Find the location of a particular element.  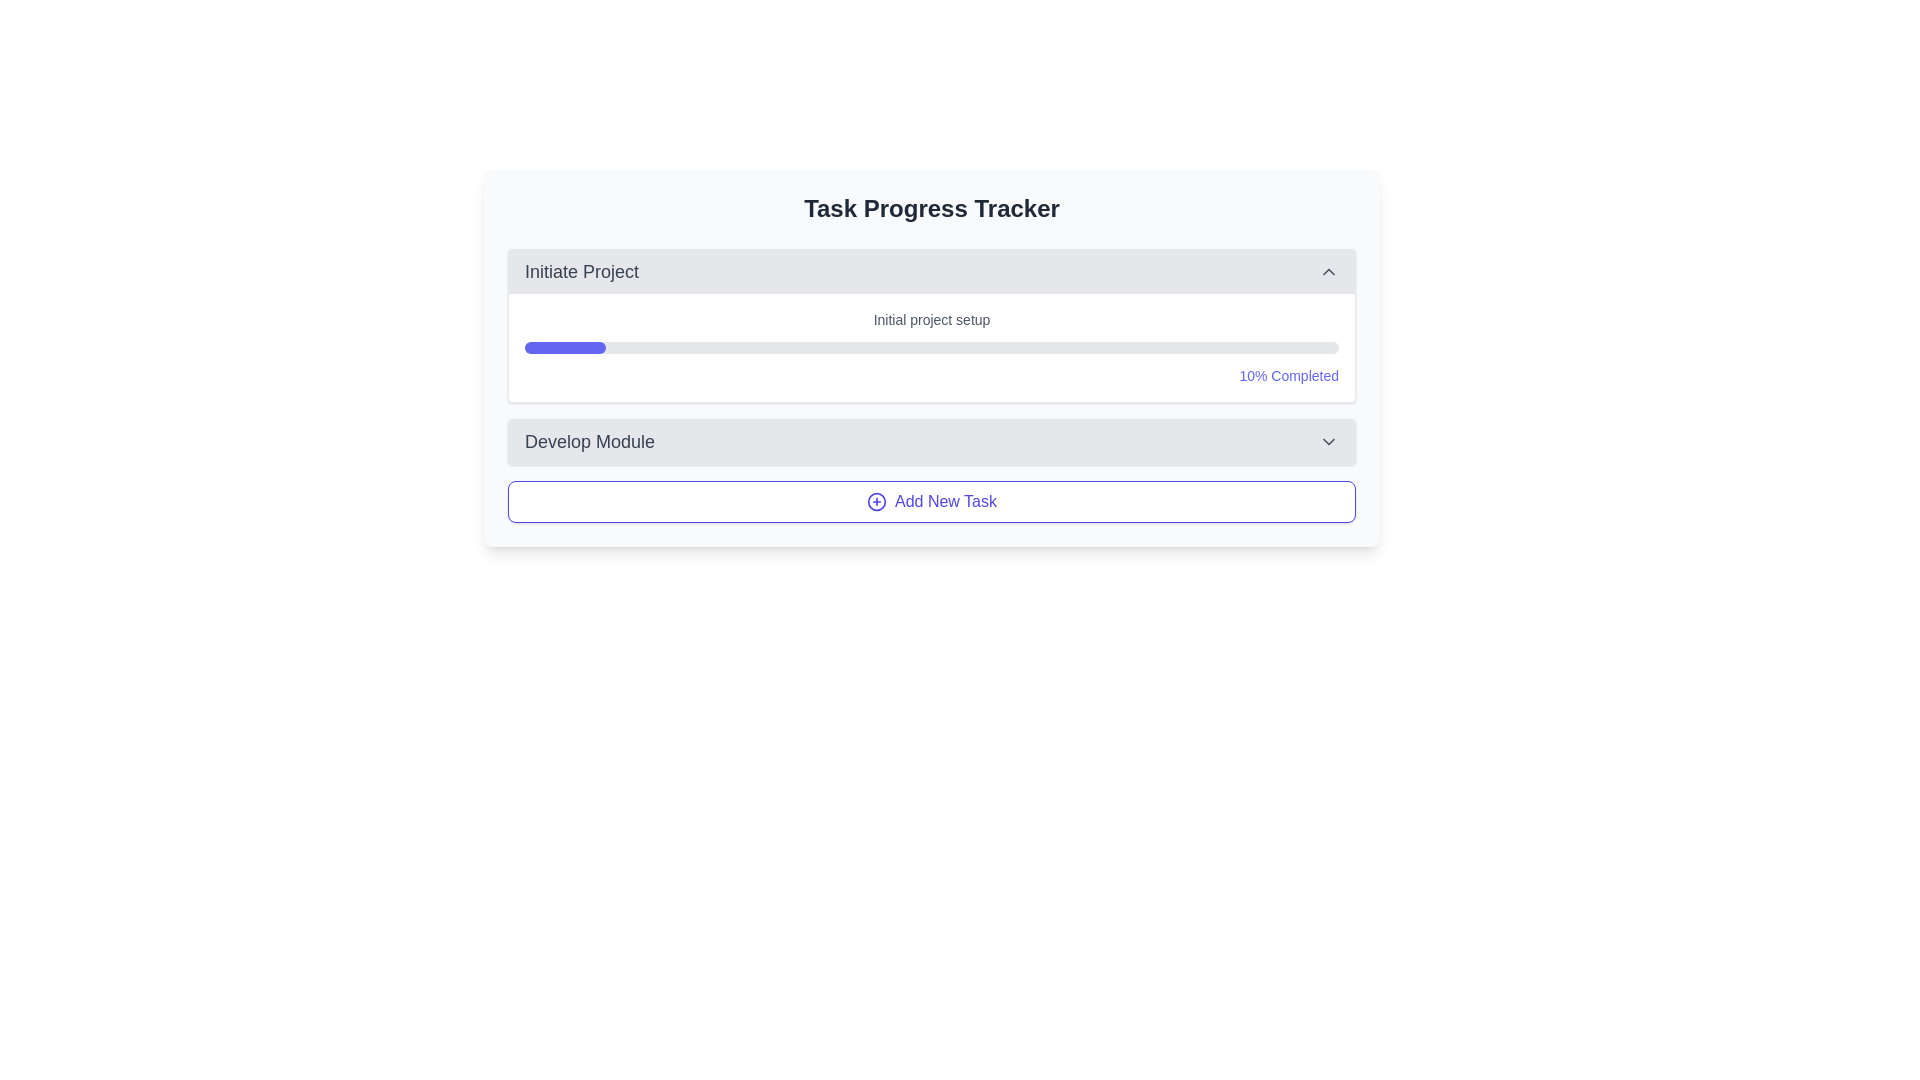

the upward-pointing chevron icon located on the far-right side of the 'Initiate Project' header bar is located at coordinates (1329, 272).